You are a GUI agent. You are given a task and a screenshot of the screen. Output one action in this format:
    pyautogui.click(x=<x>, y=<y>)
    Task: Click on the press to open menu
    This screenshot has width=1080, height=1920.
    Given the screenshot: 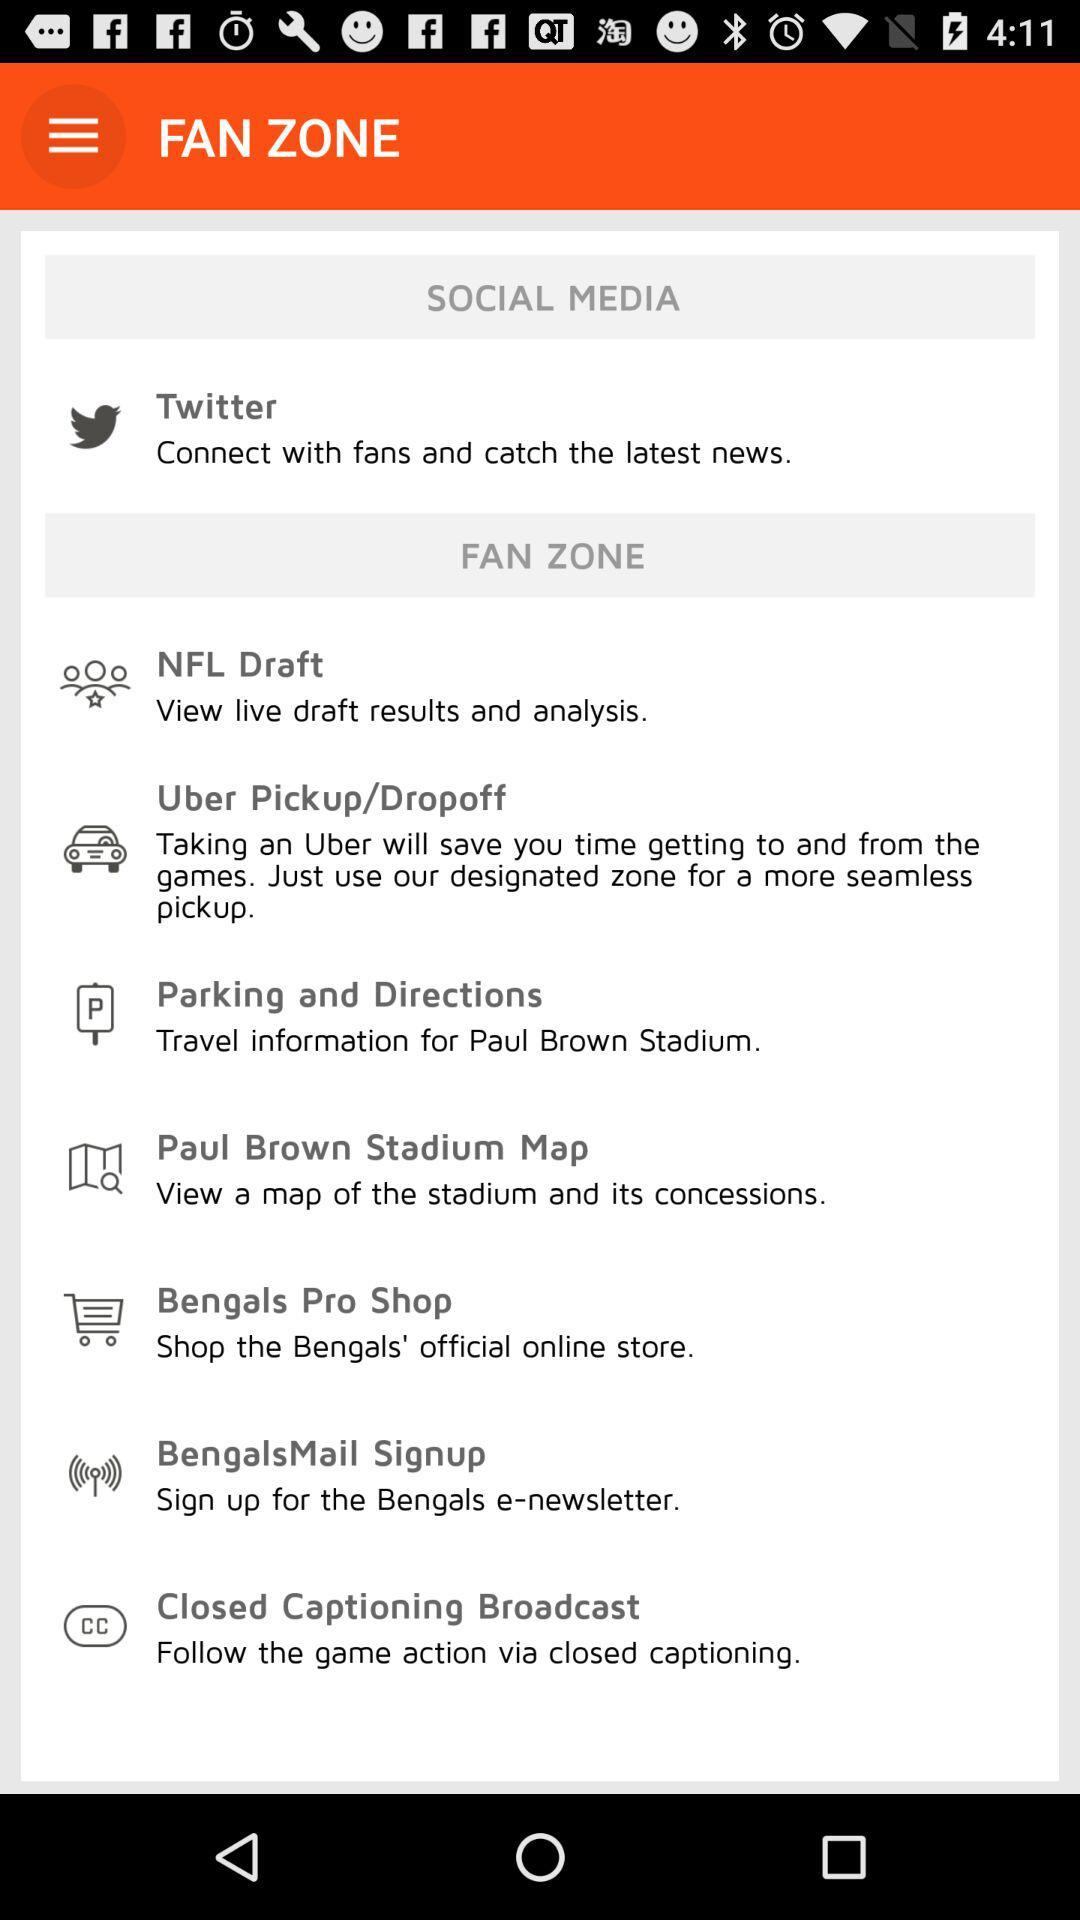 What is the action you would take?
    pyautogui.click(x=72, y=135)
    